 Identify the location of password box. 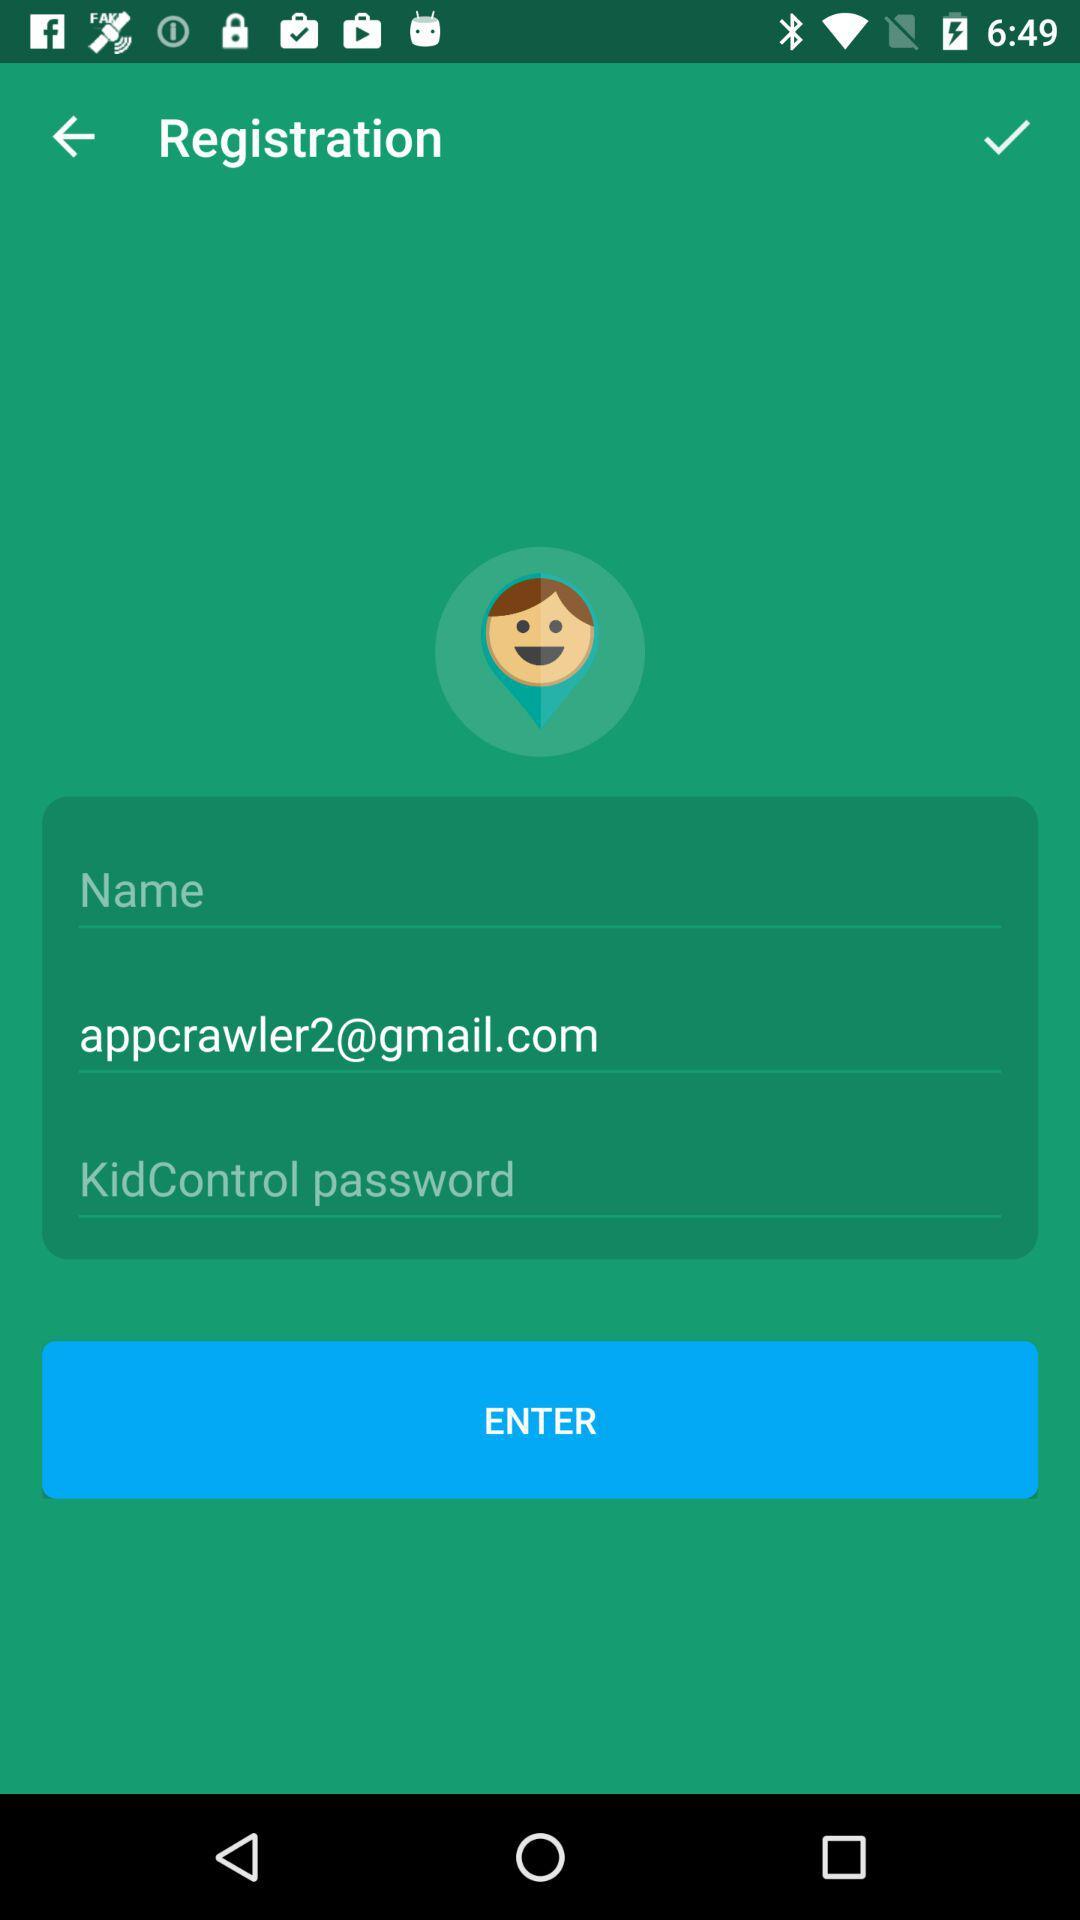
(540, 1179).